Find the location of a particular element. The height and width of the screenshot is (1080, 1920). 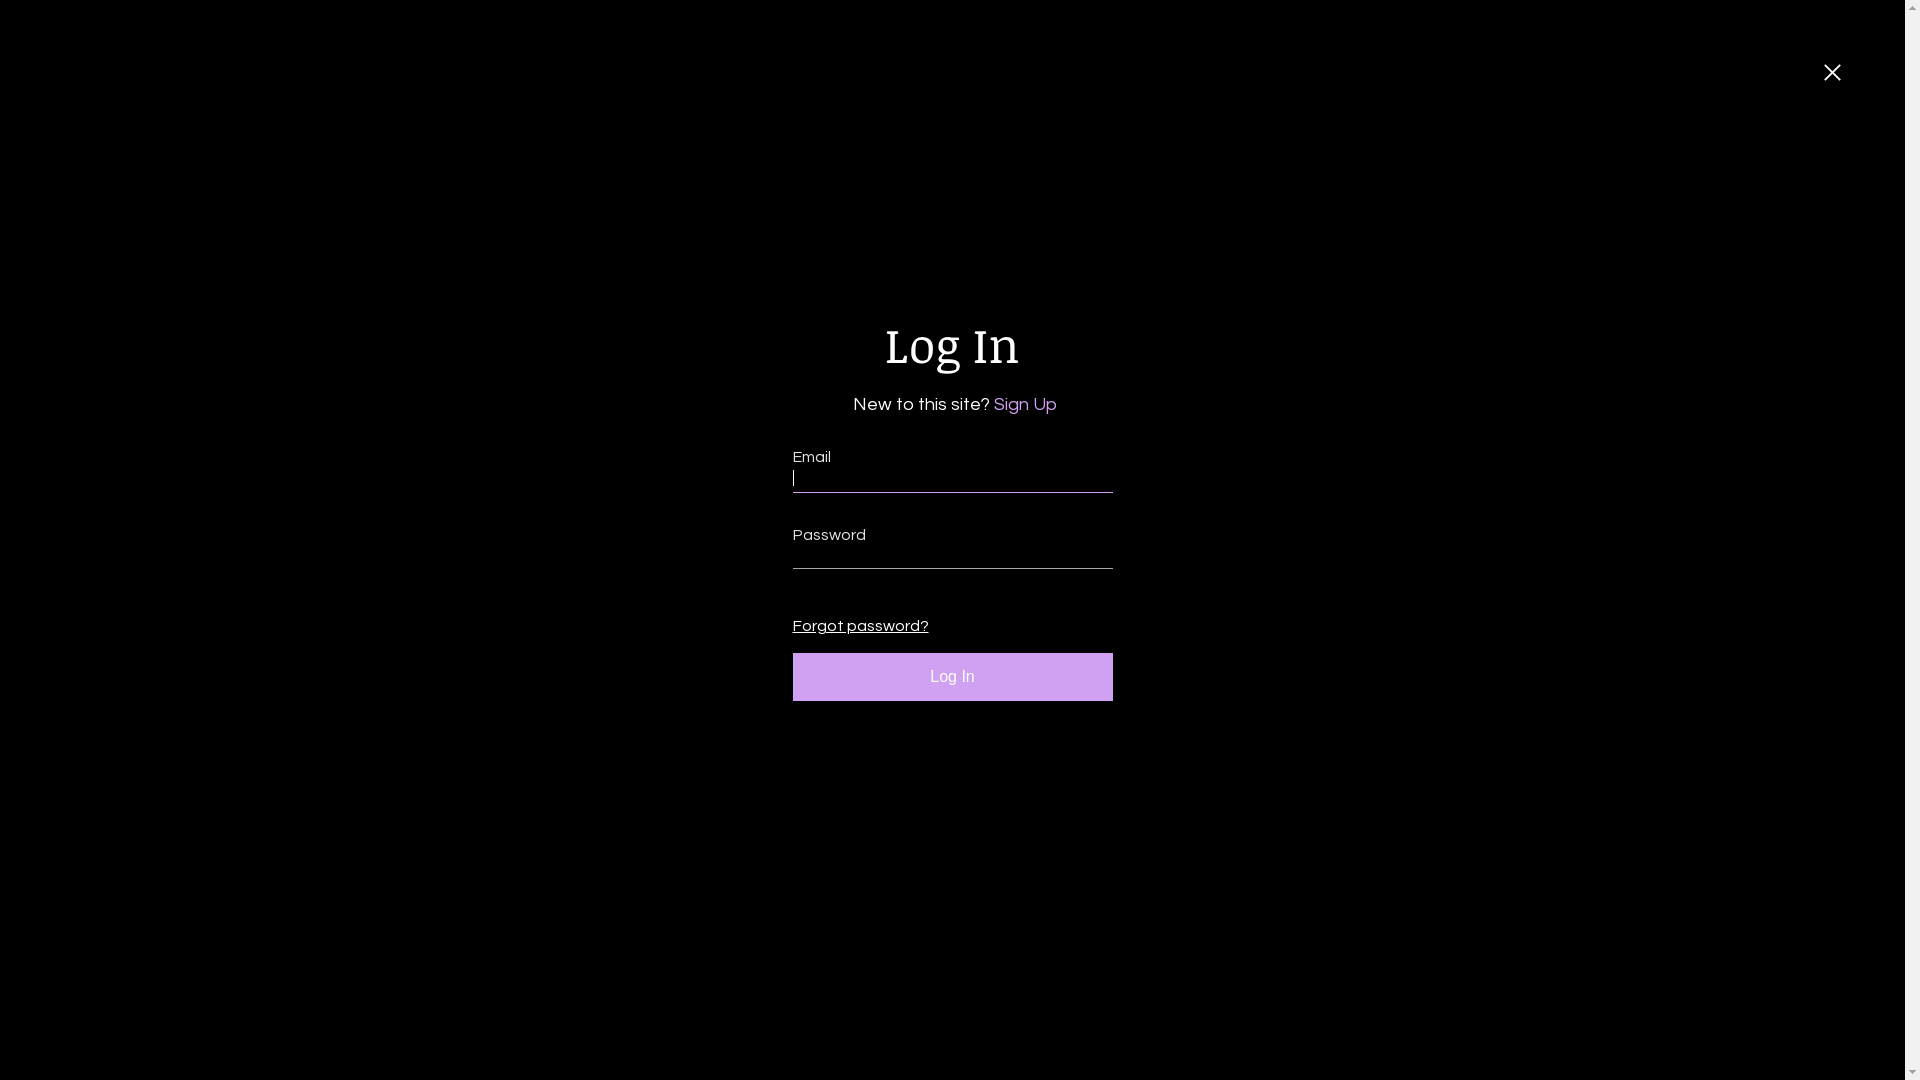

'Forgot password?' is located at coordinates (855, 625).